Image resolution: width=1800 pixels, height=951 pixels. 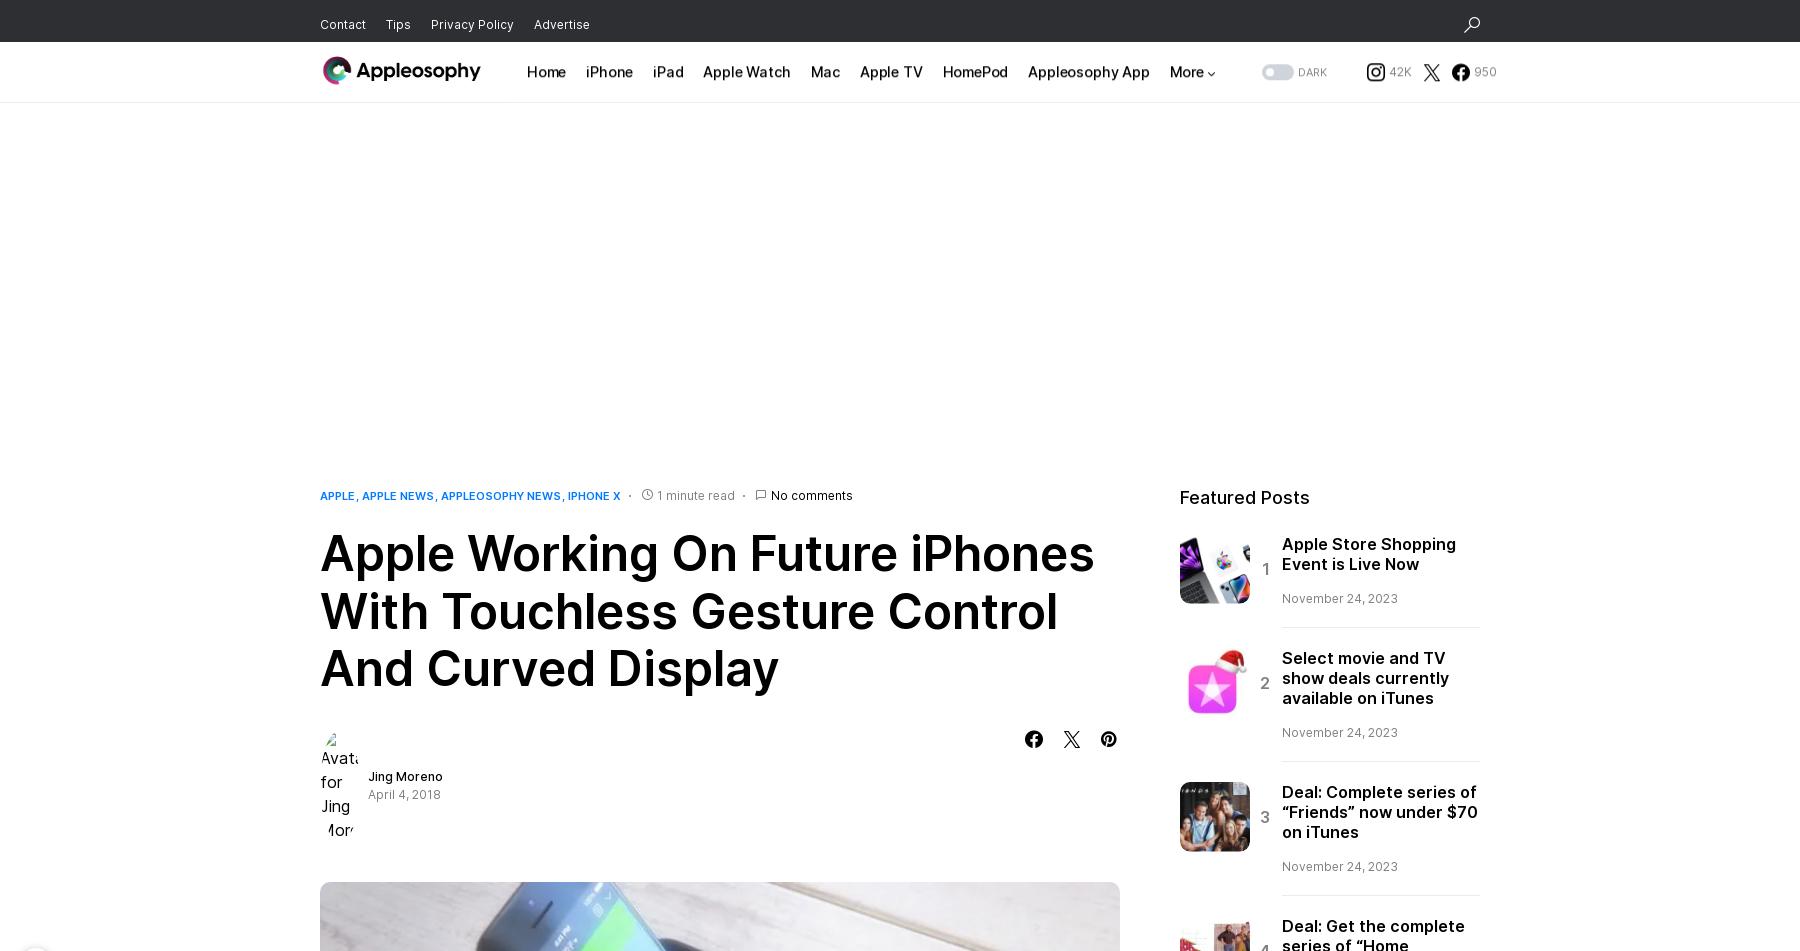 I want to click on 'Mac', so click(x=824, y=79).